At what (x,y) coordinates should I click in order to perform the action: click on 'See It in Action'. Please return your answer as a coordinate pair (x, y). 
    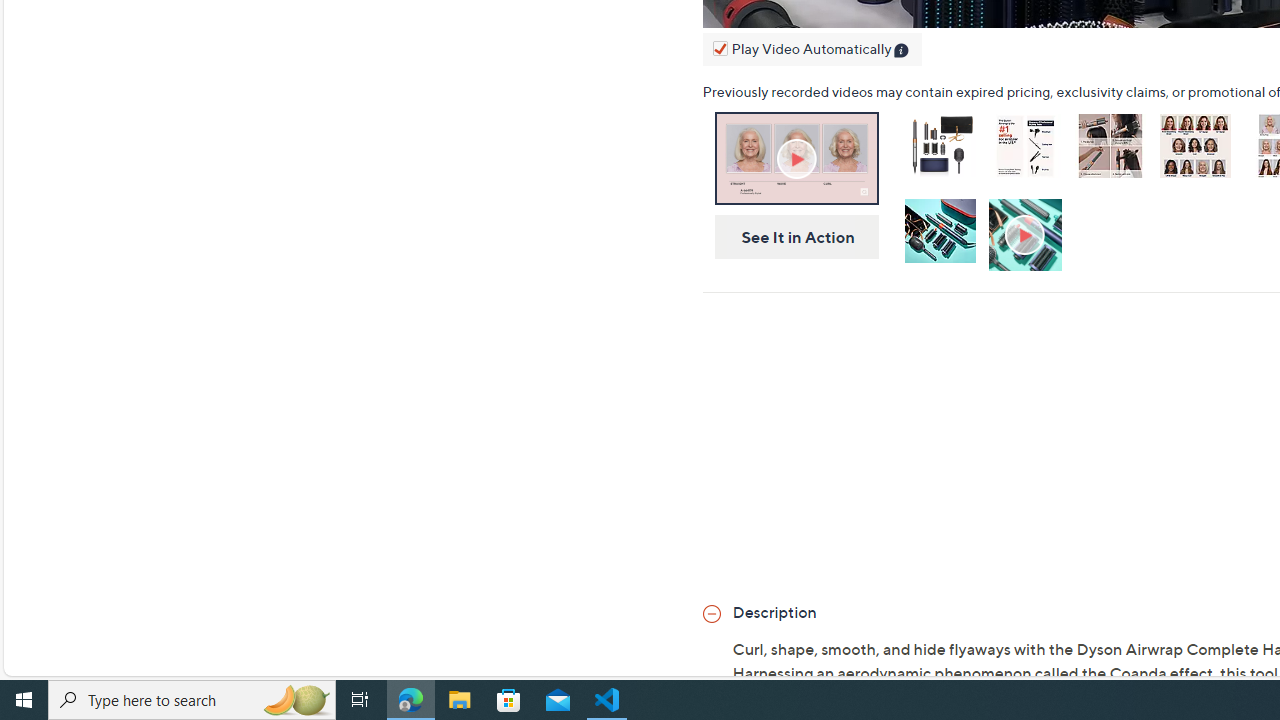
    Looking at the image, I should click on (789, 236).